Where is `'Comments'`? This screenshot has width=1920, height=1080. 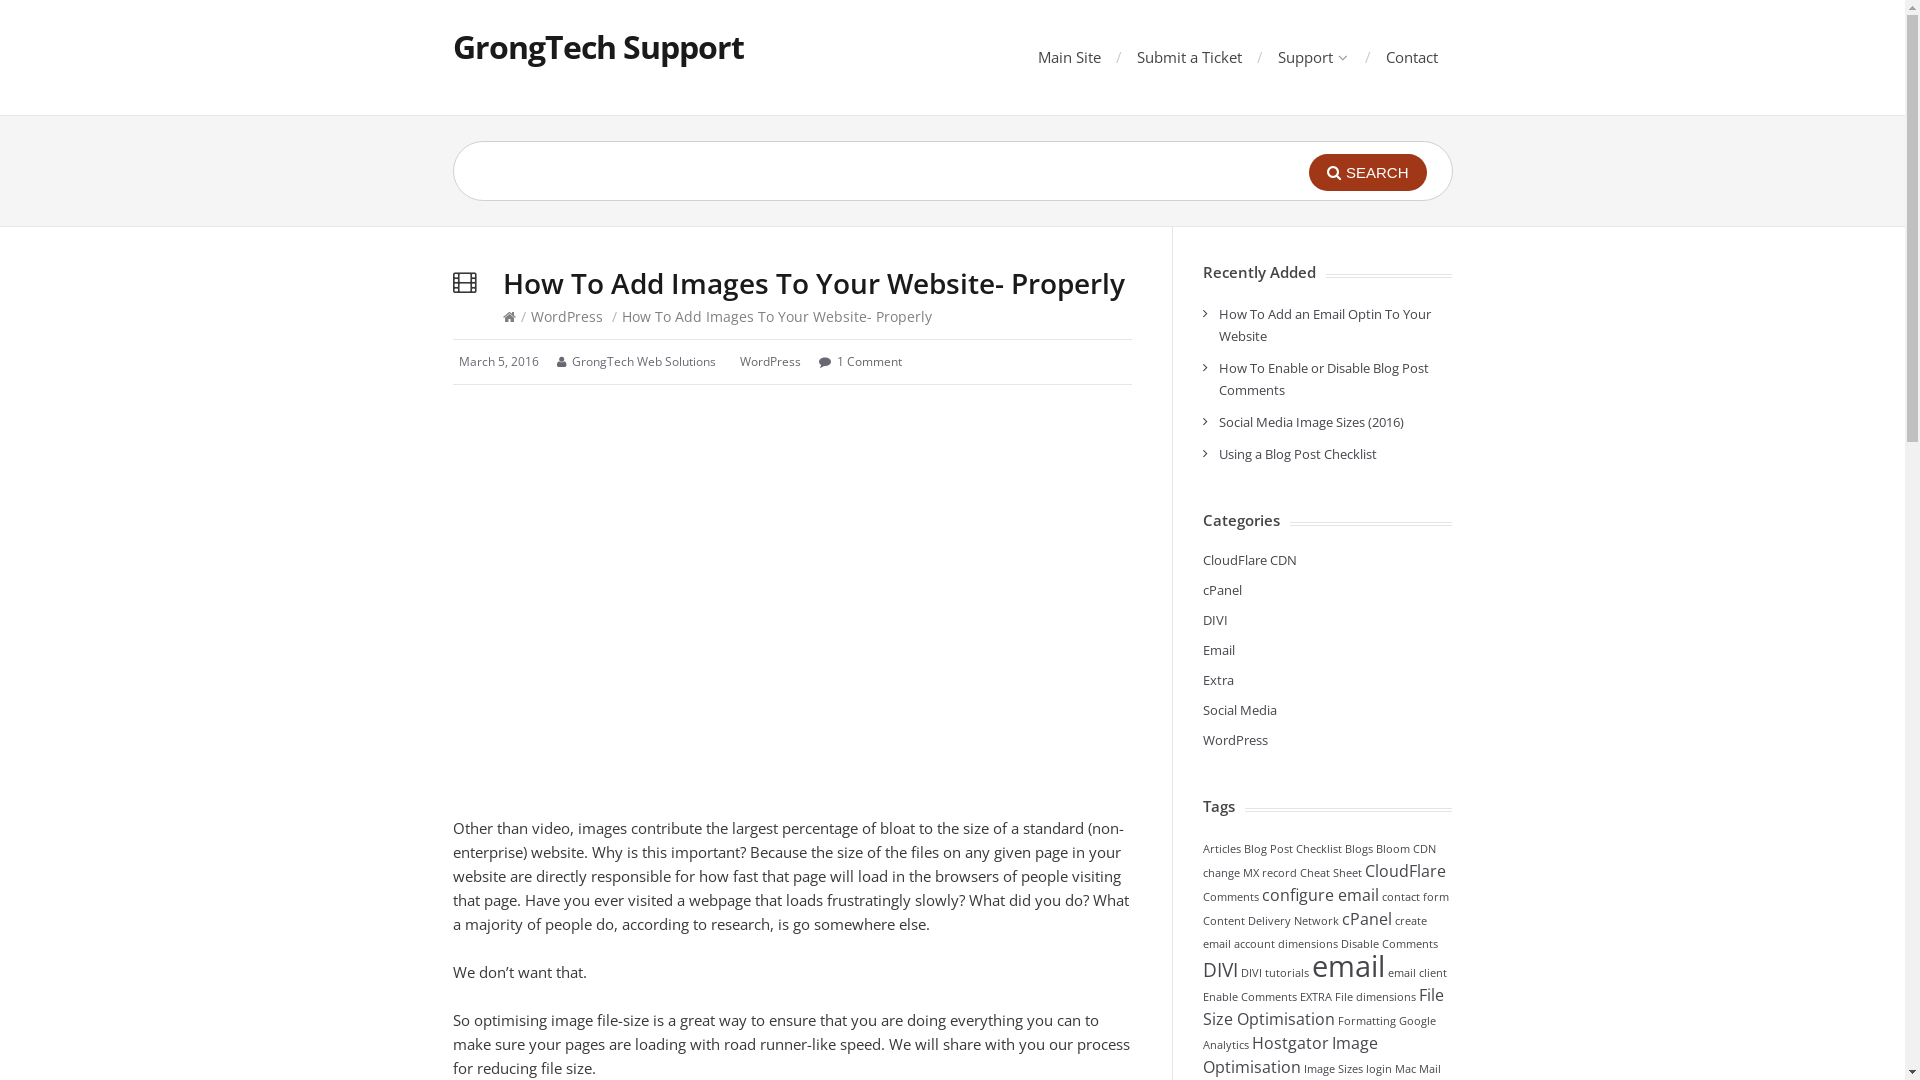
'Comments' is located at coordinates (1228, 896).